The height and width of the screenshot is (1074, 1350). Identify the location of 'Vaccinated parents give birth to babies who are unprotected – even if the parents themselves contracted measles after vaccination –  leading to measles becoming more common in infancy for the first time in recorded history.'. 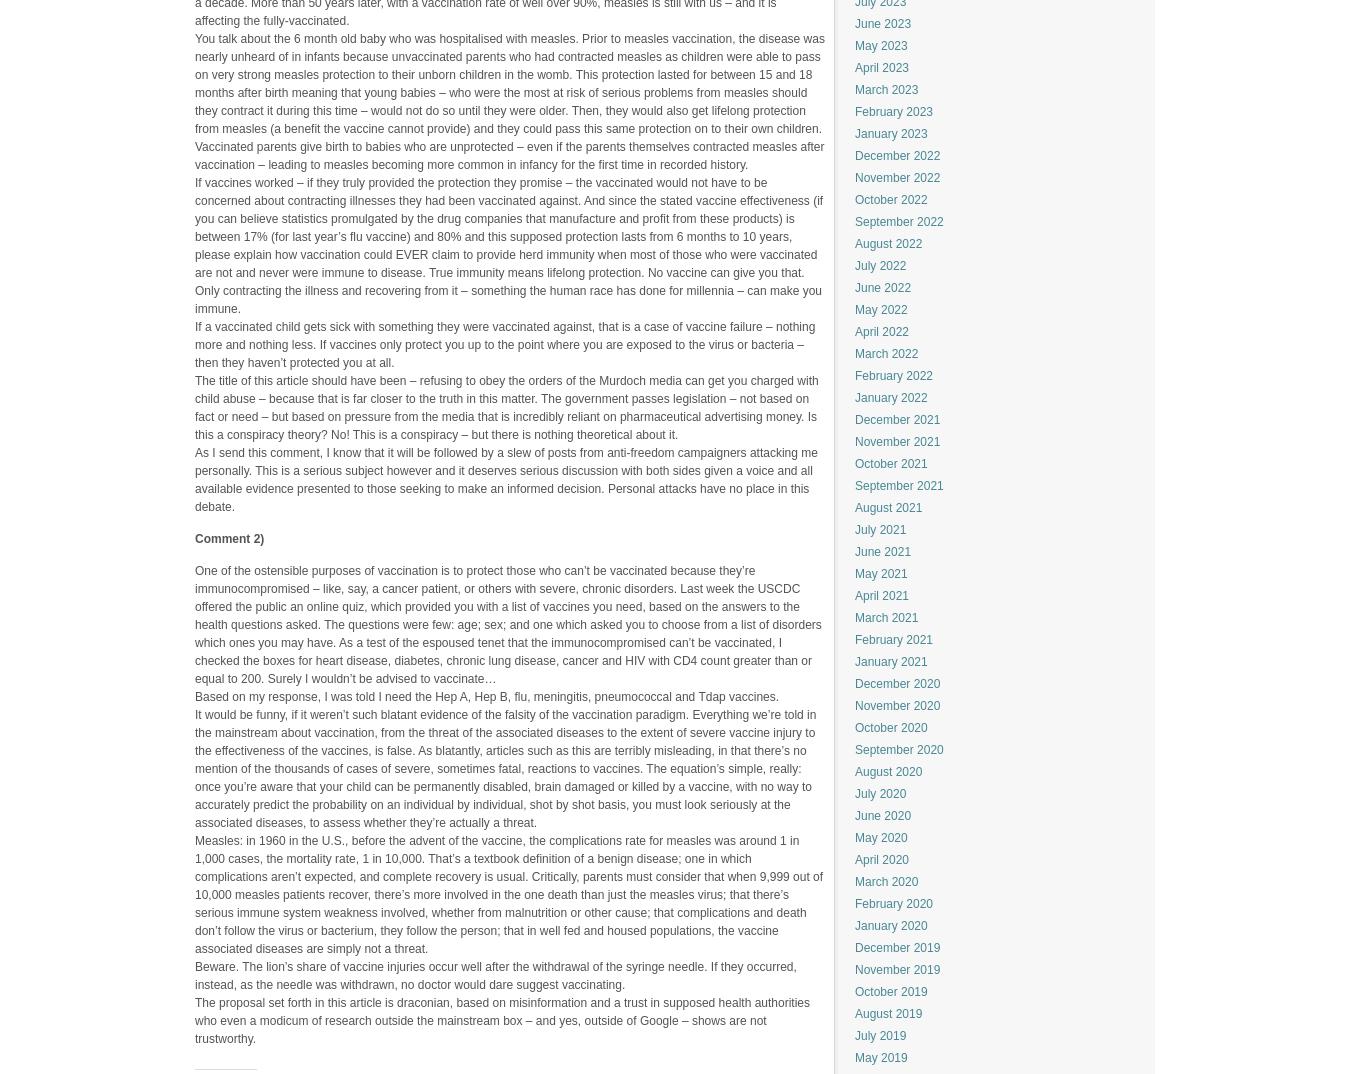
(508, 153).